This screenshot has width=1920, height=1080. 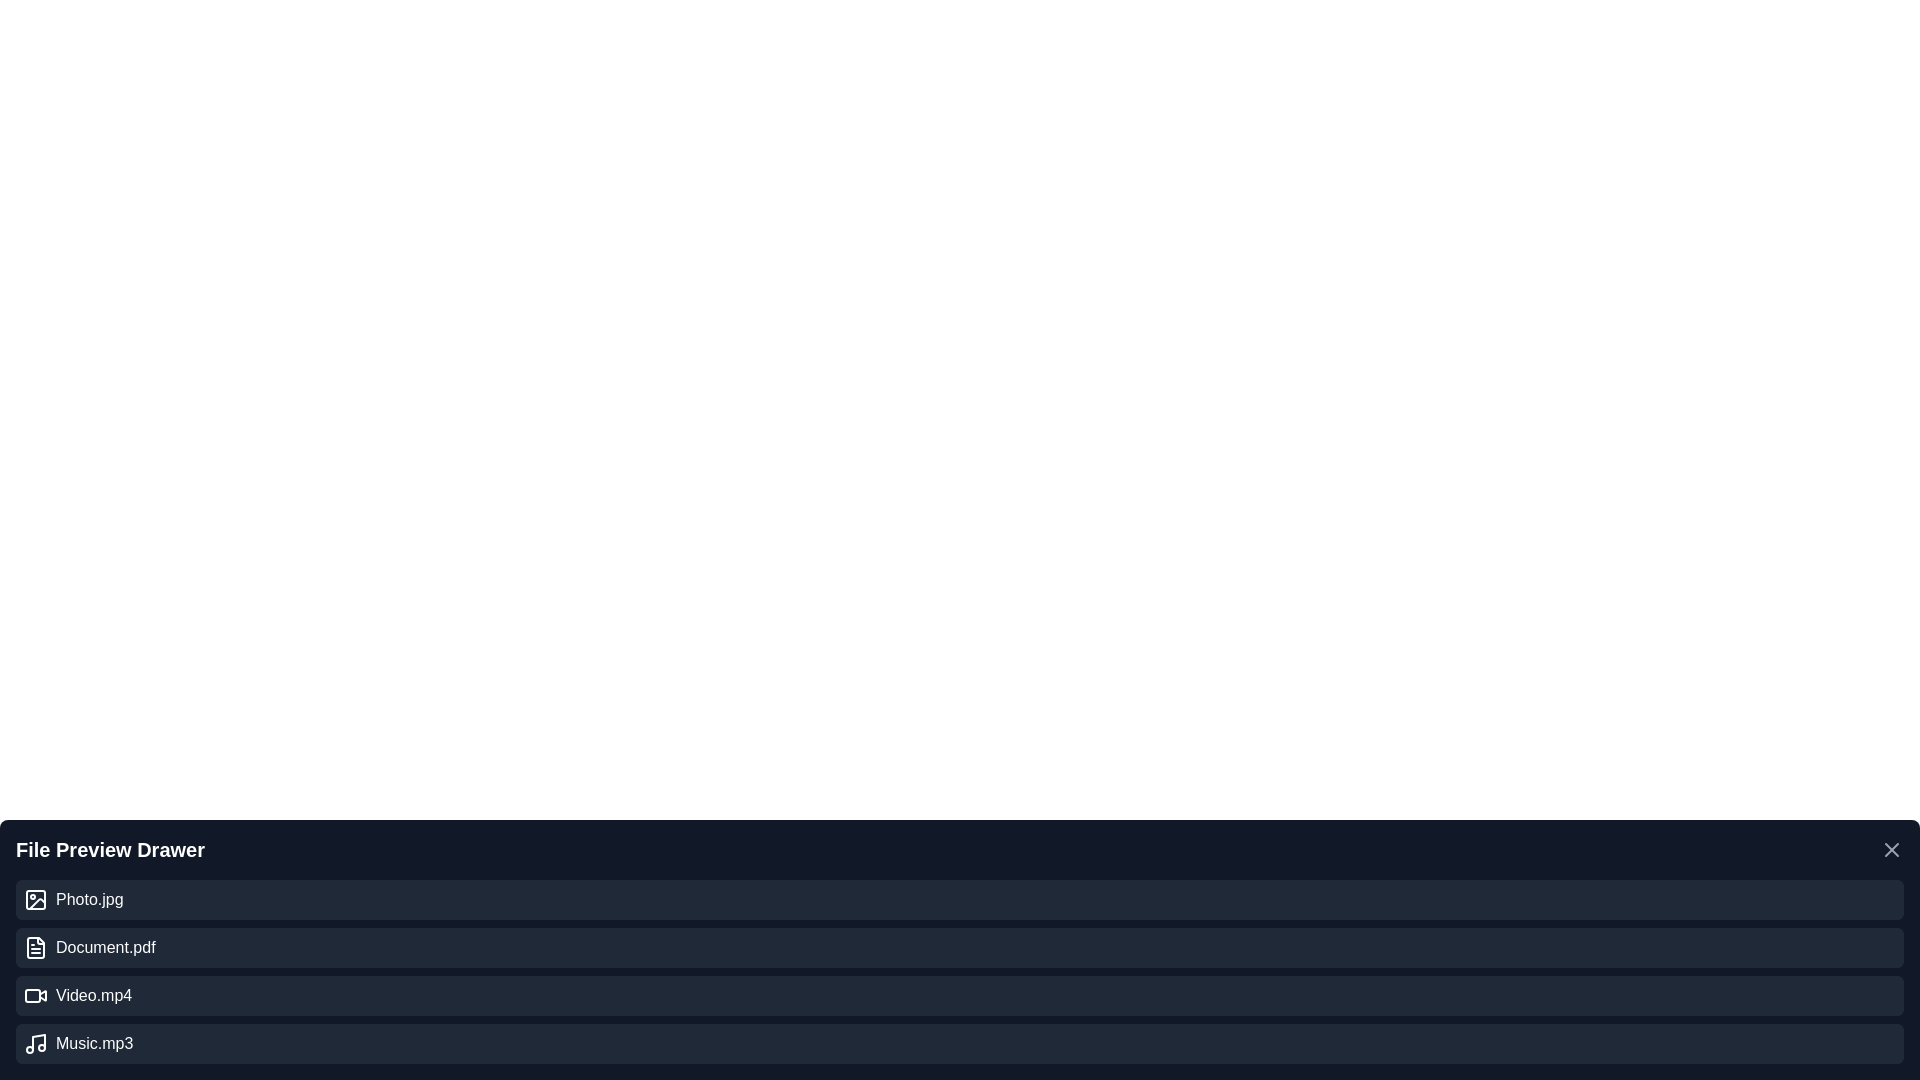 I want to click on the small video camera icon, which is located to the left of the filename 'Video.mp4' in the 'File Preview Drawer' interface, so click(x=35, y=995).